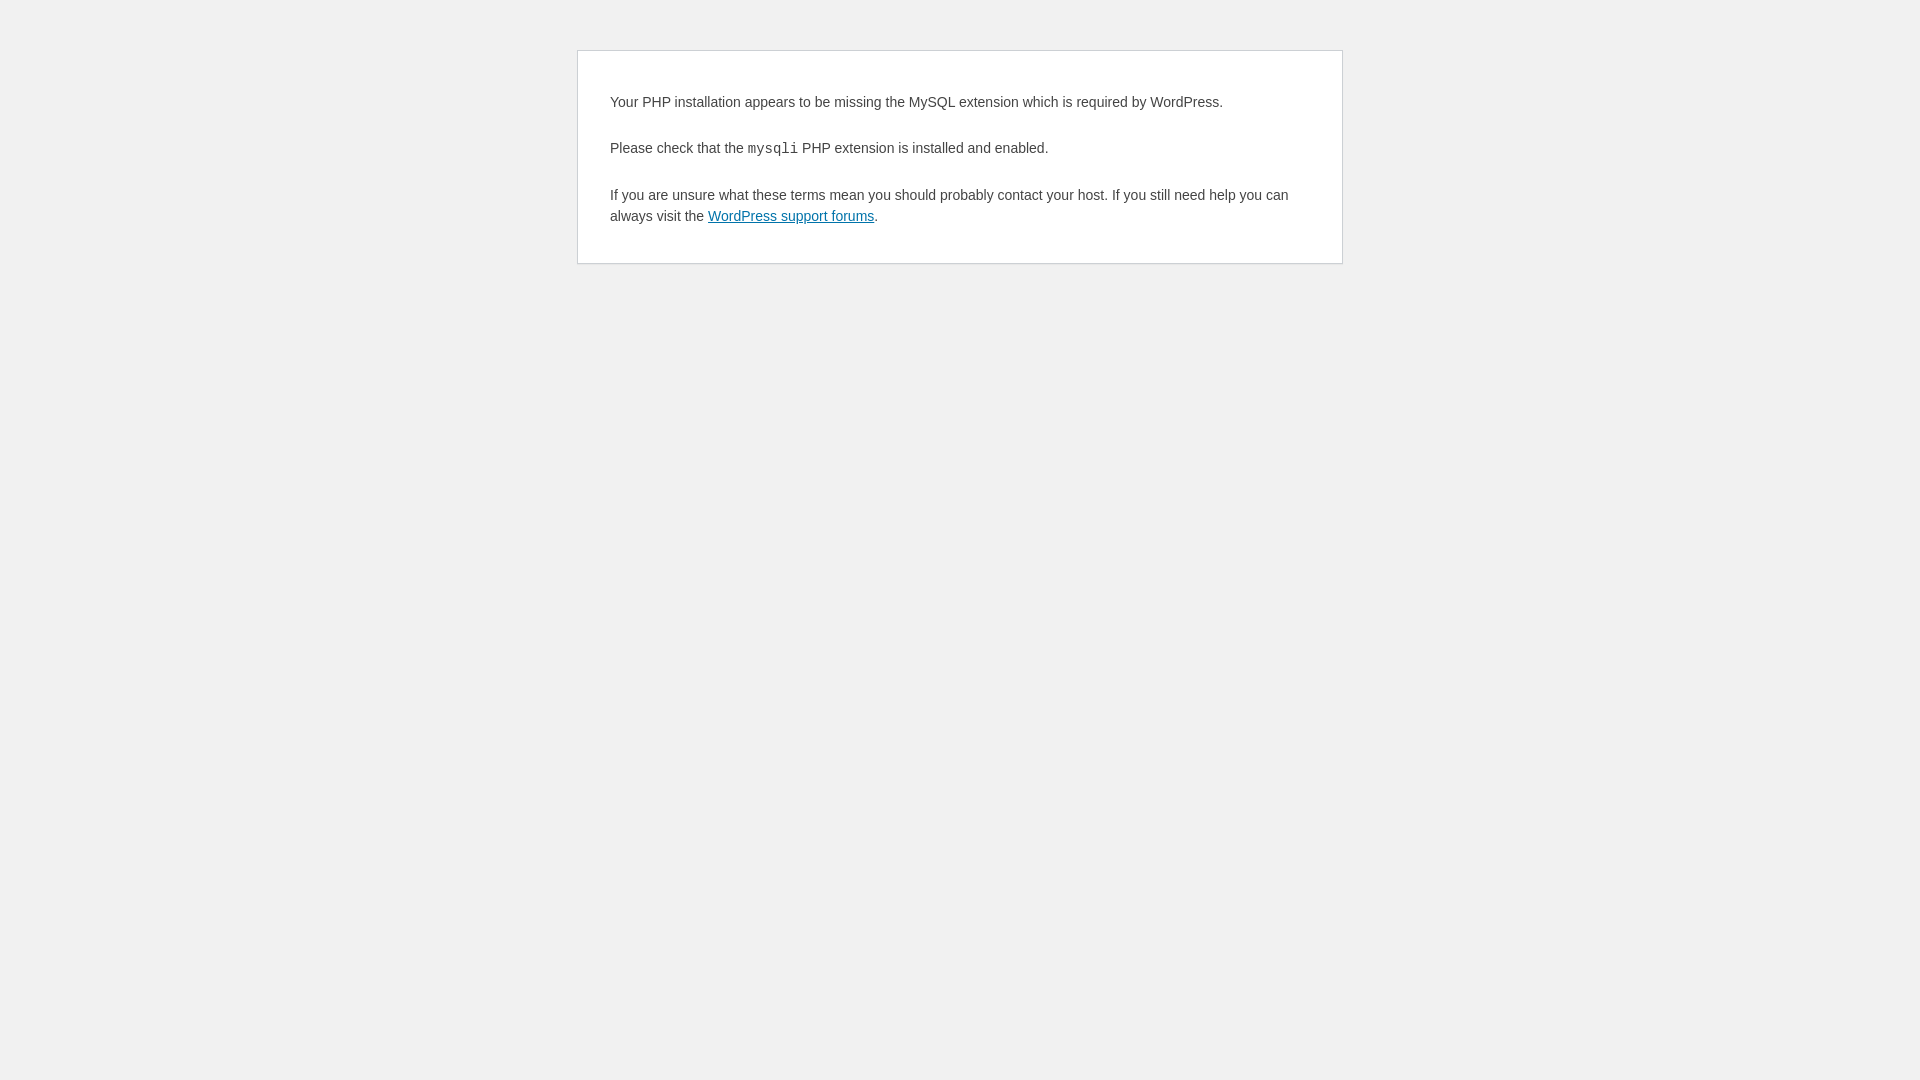 This screenshot has height=1080, width=1920. What do you see at coordinates (790, 216) in the screenshot?
I see `'WordPress support forums'` at bounding box center [790, 216].